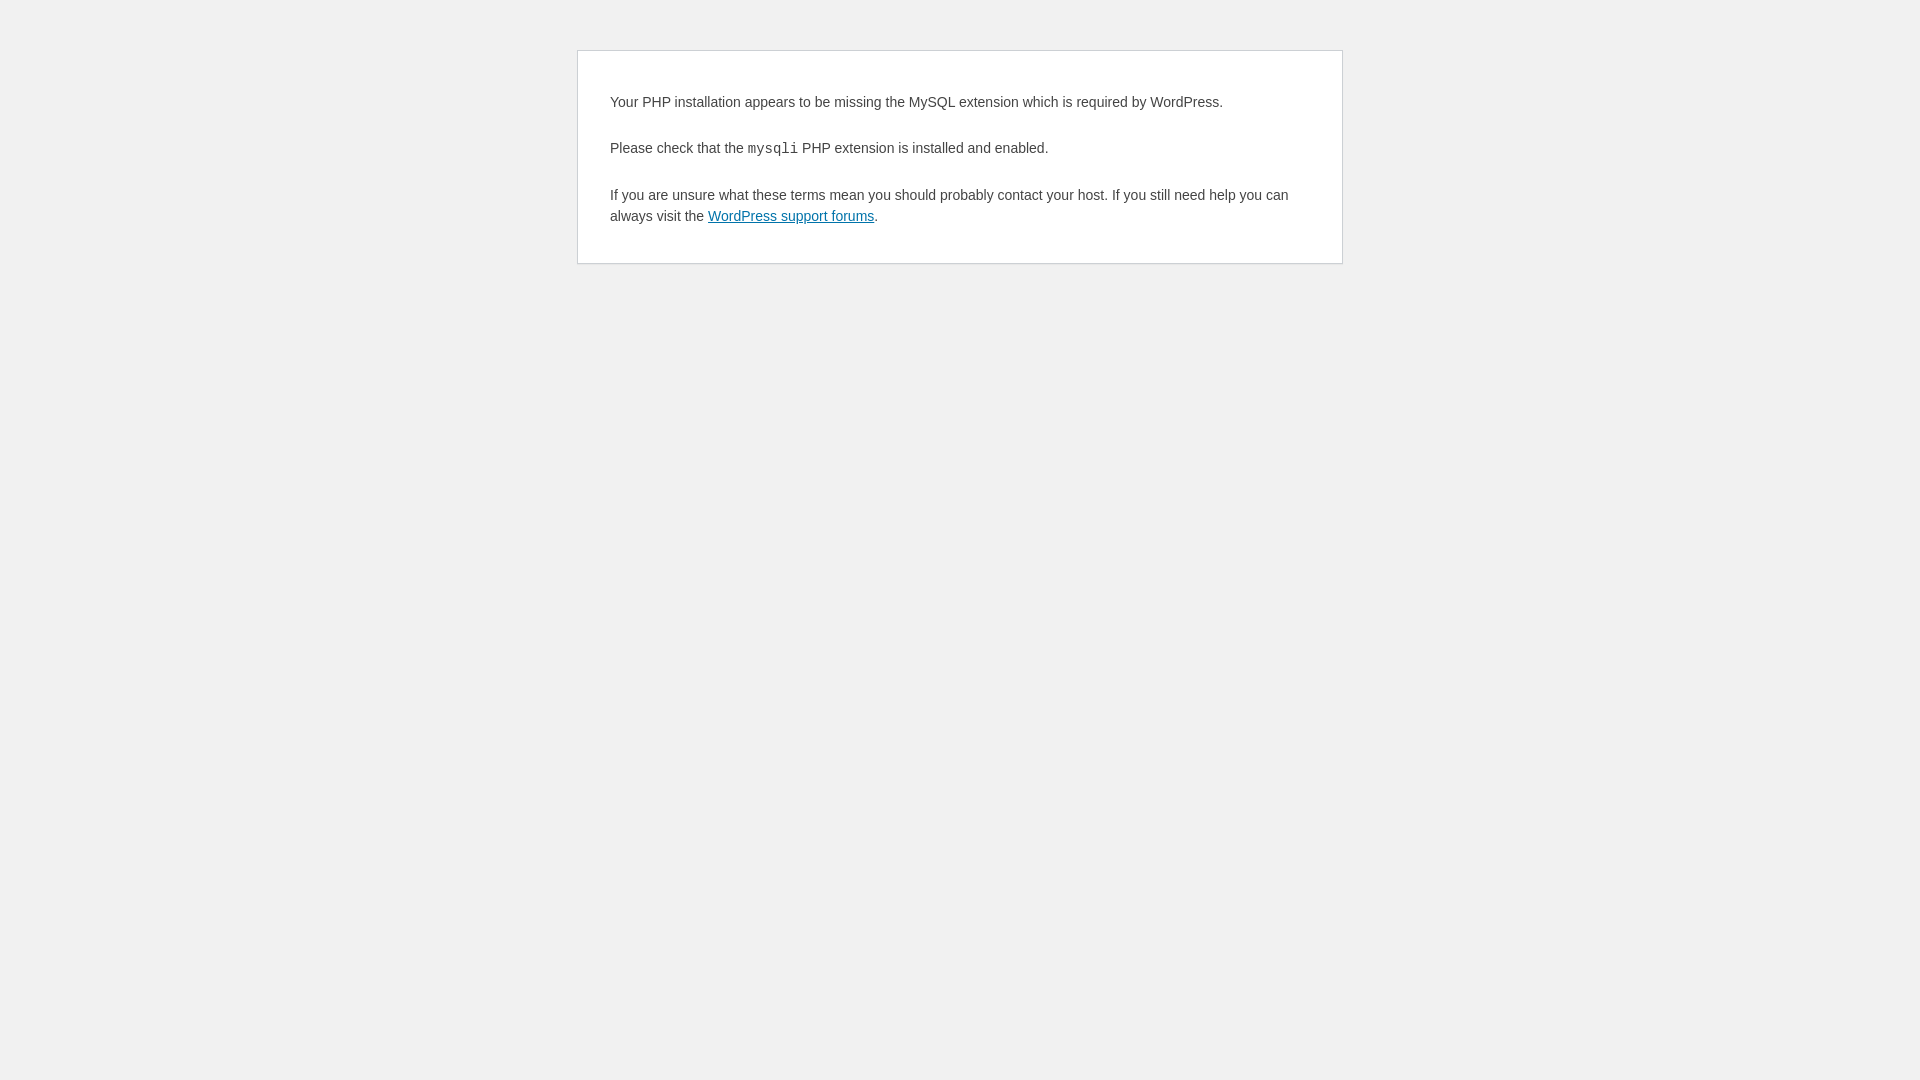 This screenshot has height=1080, width=1920. What do you see at coordinates (790, 216) in the screenshot?
I see `'WordPress support forums'` at bounding box center [790, 216].